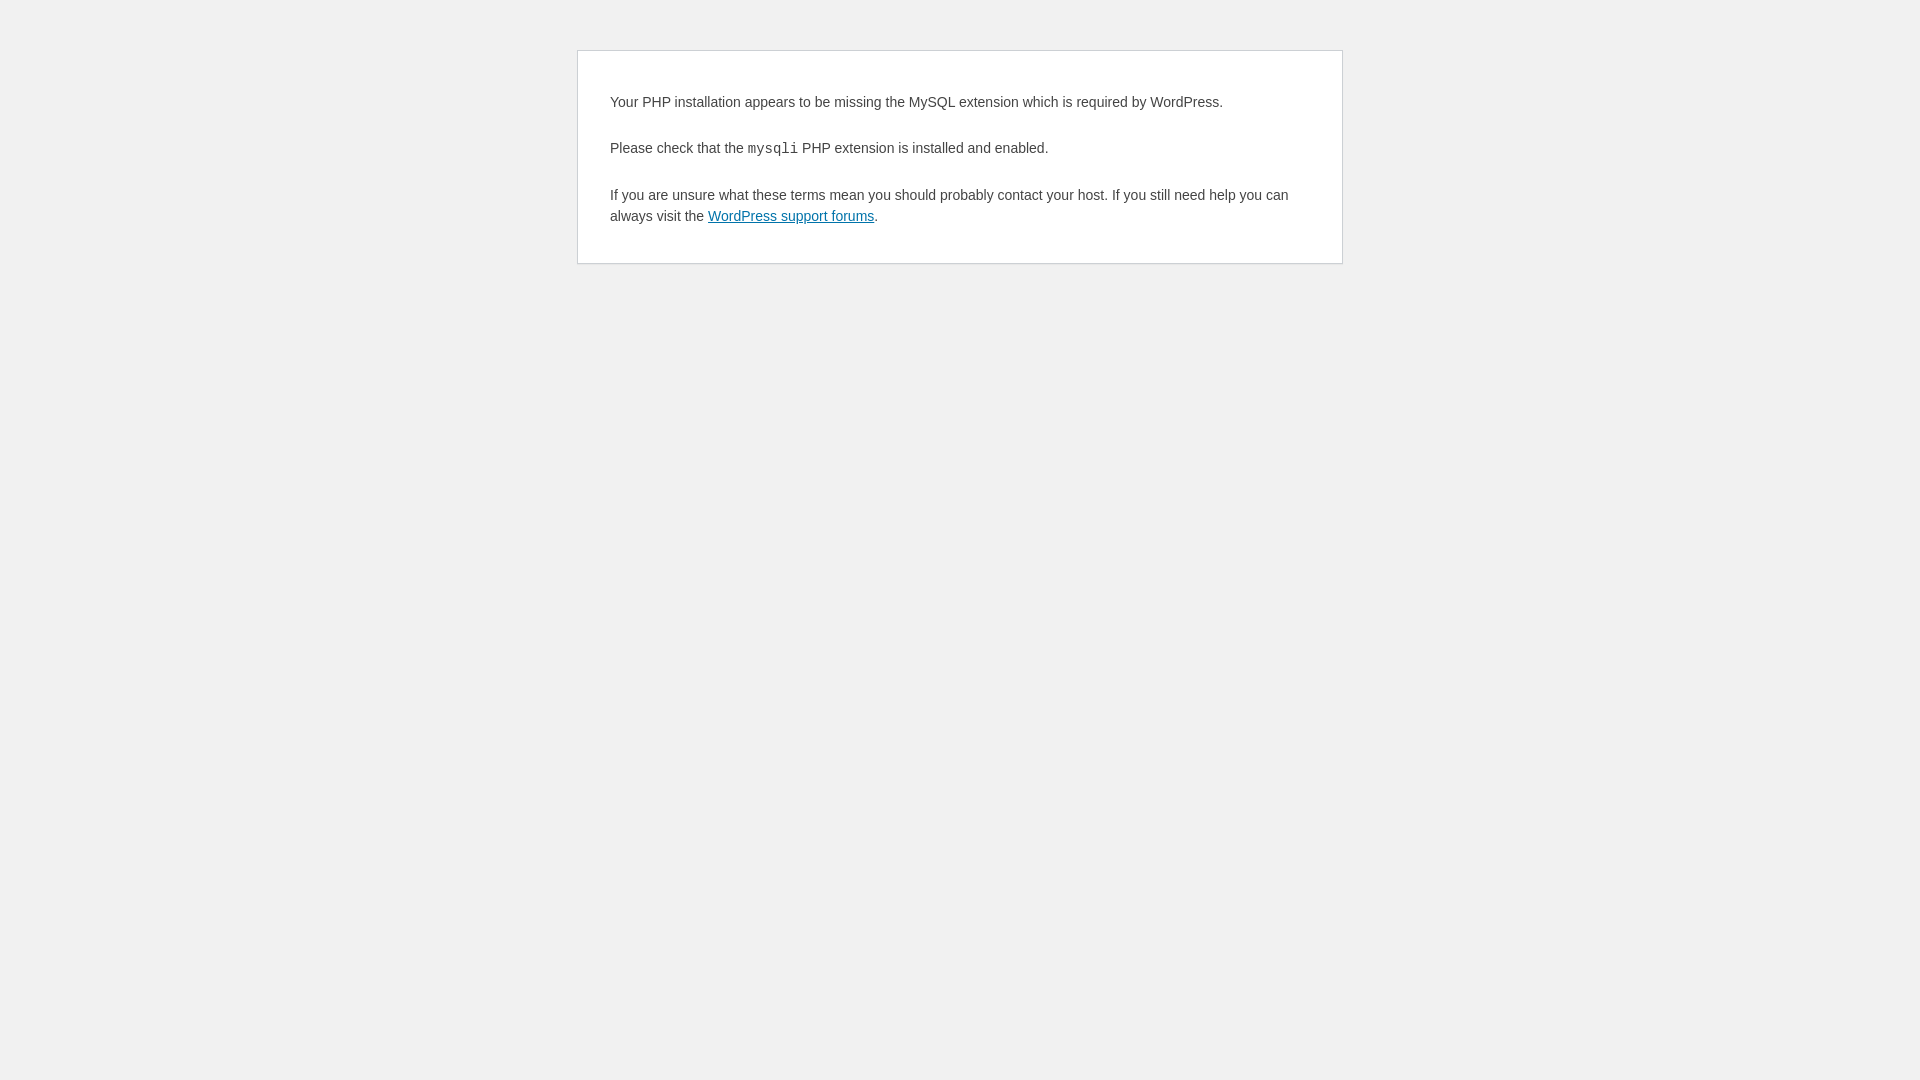 This screenshot has height=1080, width=1920. What do you see at coordinates (790, 216) in the screenshot?
I see `'WordPress support forums'` at bounding box center [790, 216].